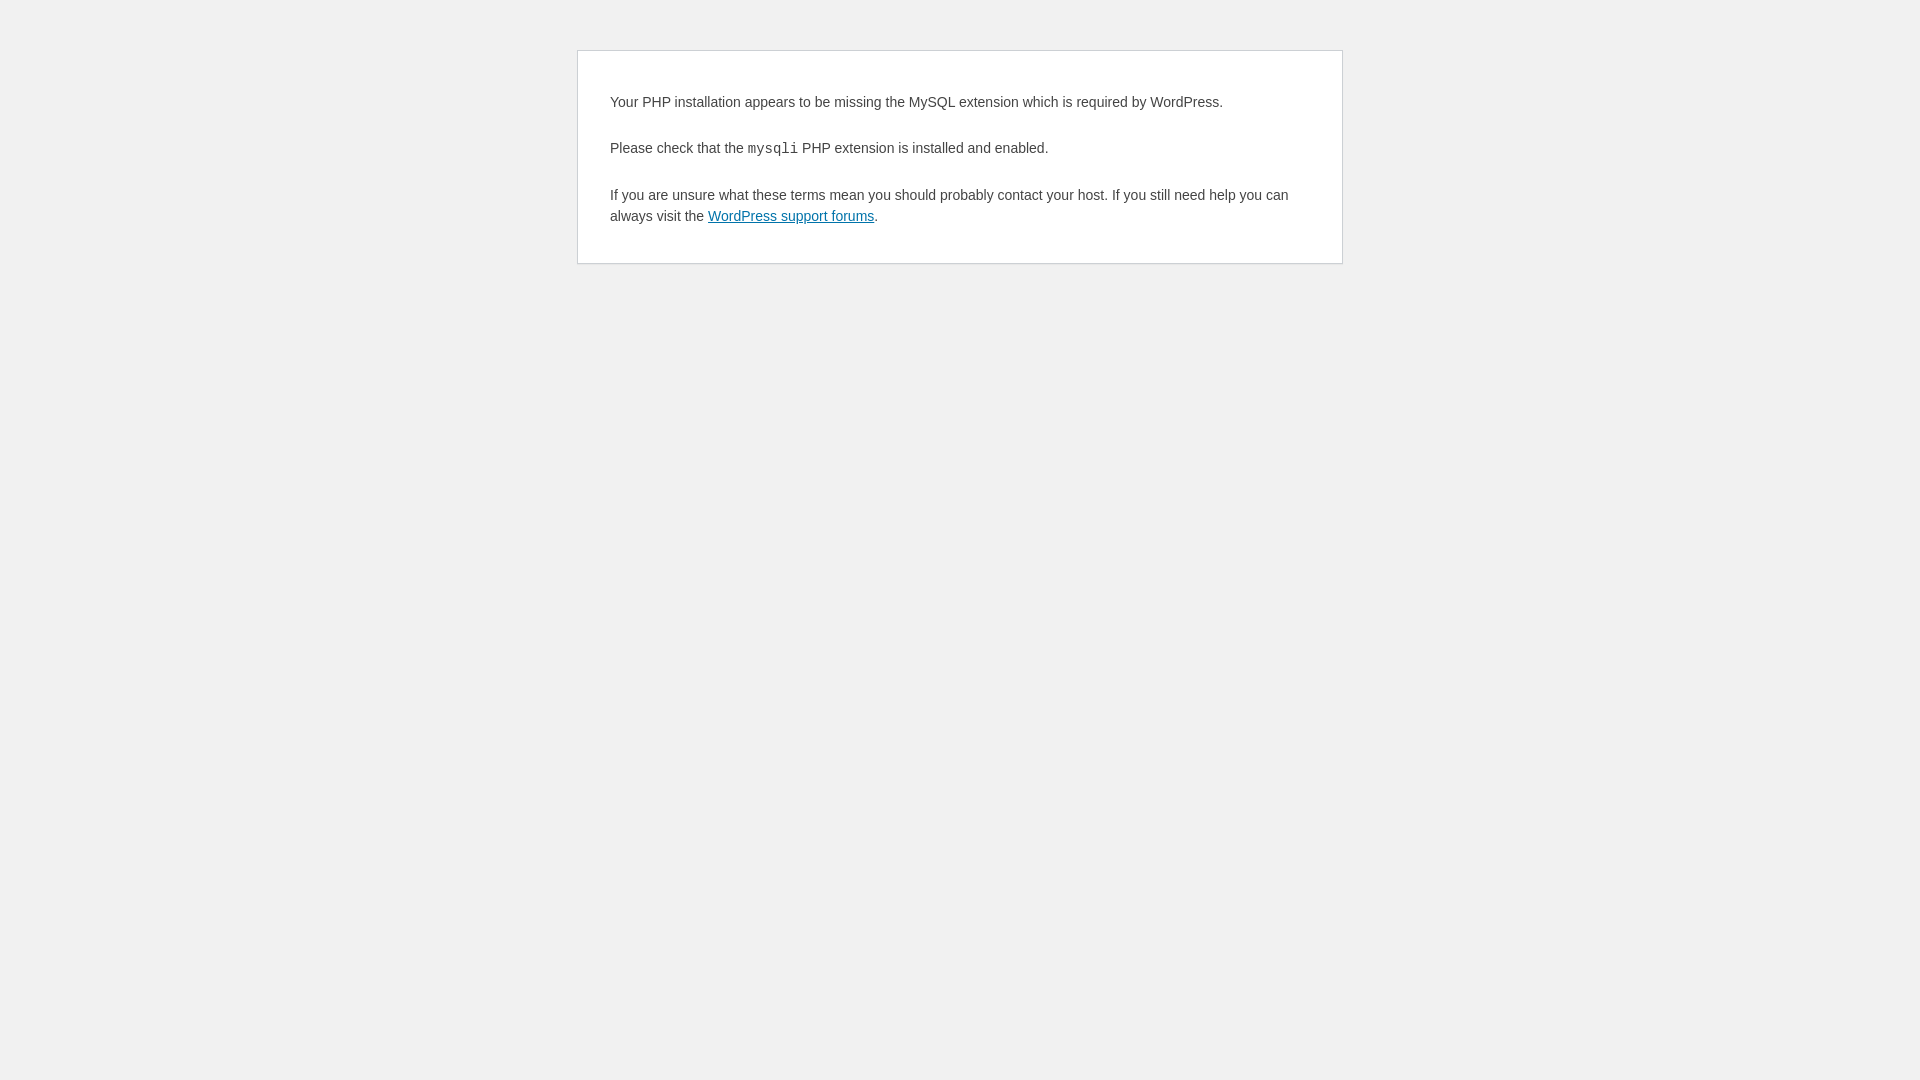 This screenshot has height=1080, width=1920. What do you see at coordinates (790, 216) in the screenshot?
I see `'WordPress support forums'` at bounding box center [790, 216].